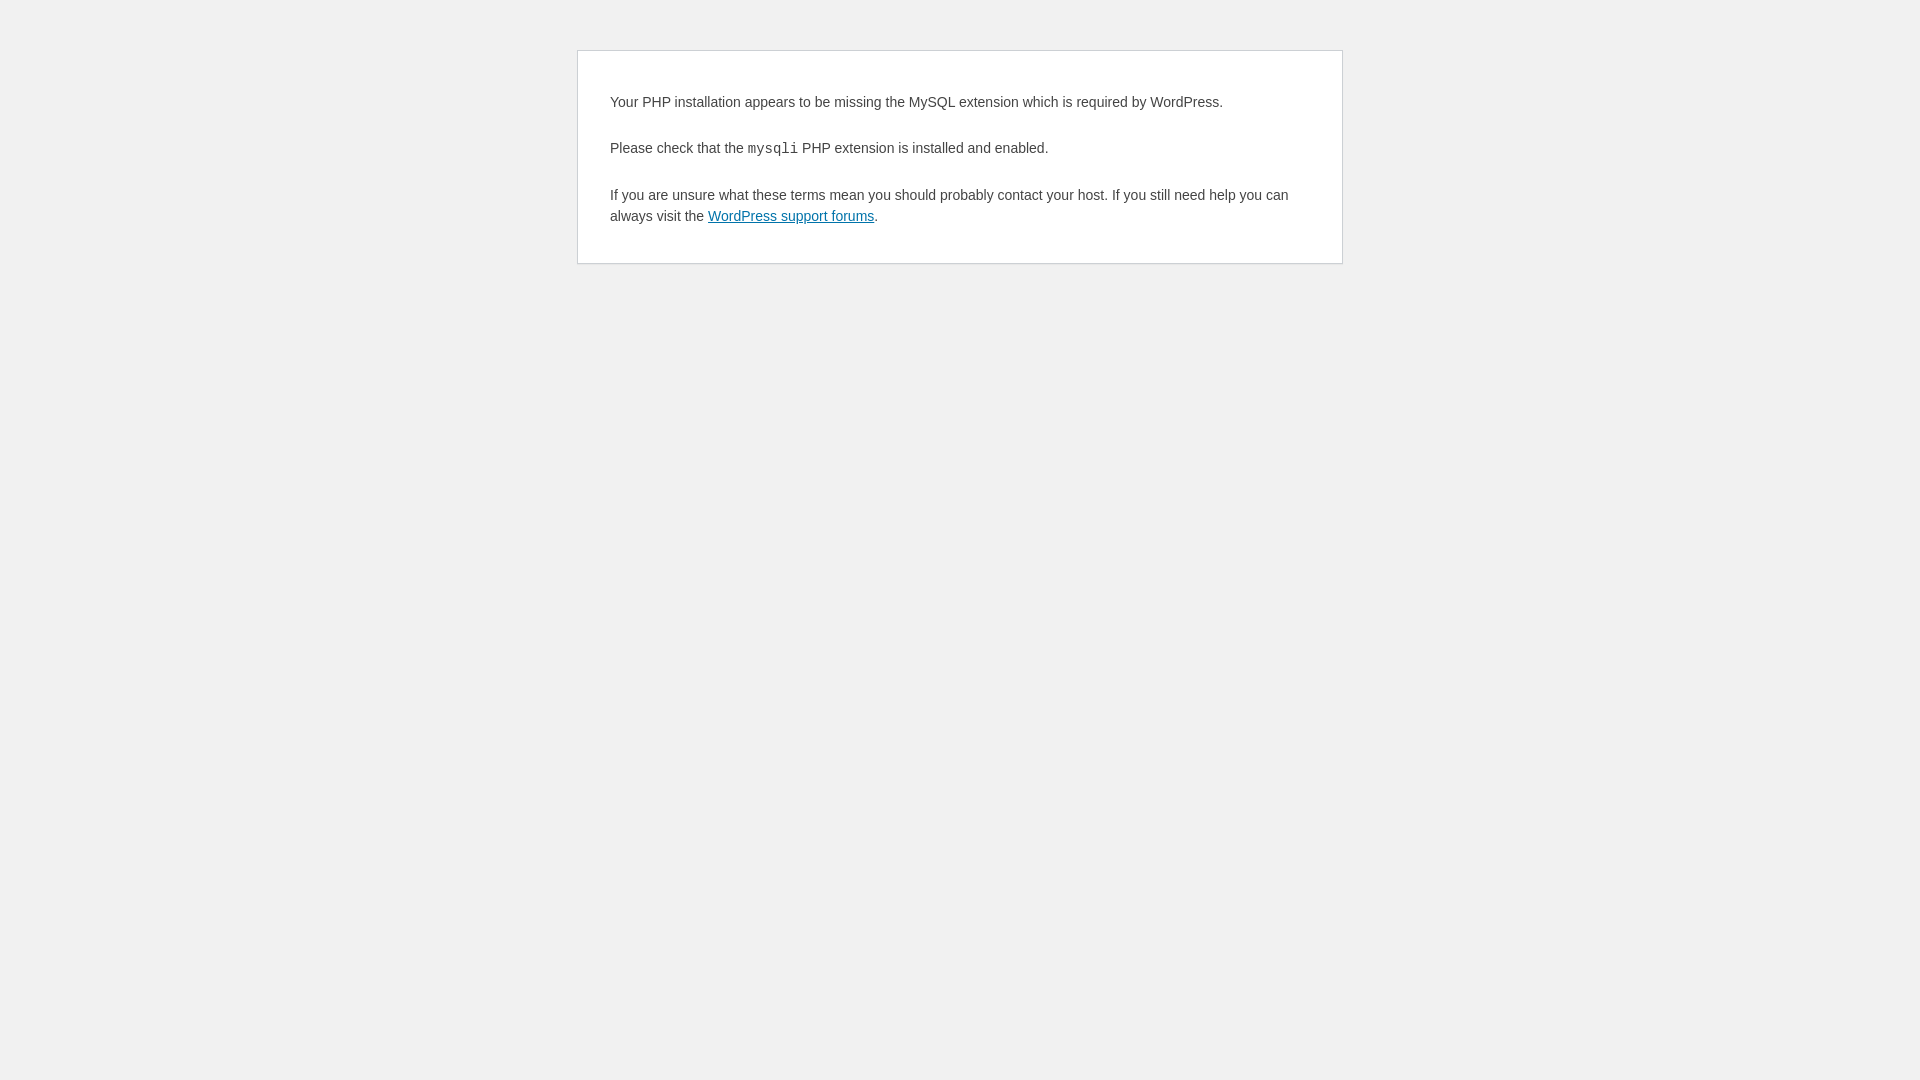 This screenshot has height=1080, width=1920. What do you see at coordinates (790, 216) in the screenshot?
I see `'WordPress support forums'` at bounding box center [790, 216].